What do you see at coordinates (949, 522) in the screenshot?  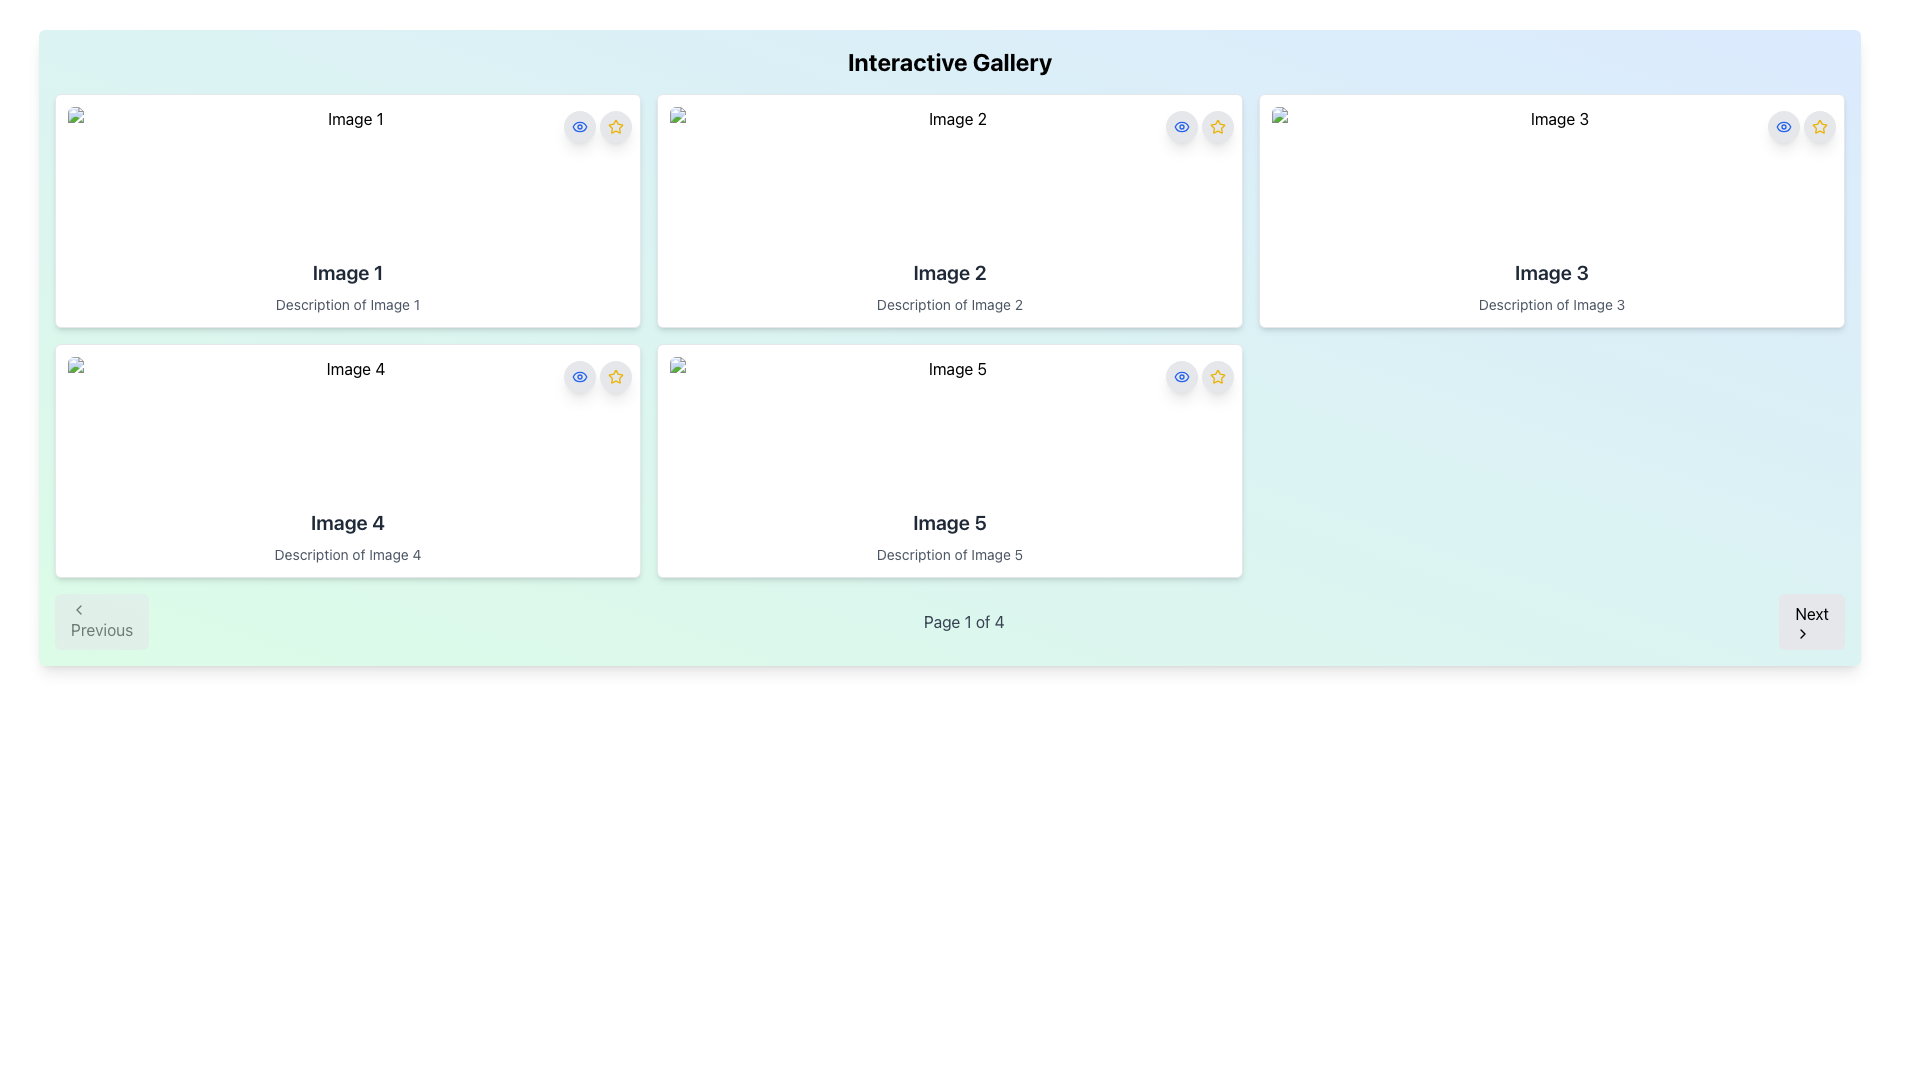 I see `the title text element in the card located in the second row, third column of the grid layout, which indicates the name or type of content showcased` at bounding box center [949, 522].